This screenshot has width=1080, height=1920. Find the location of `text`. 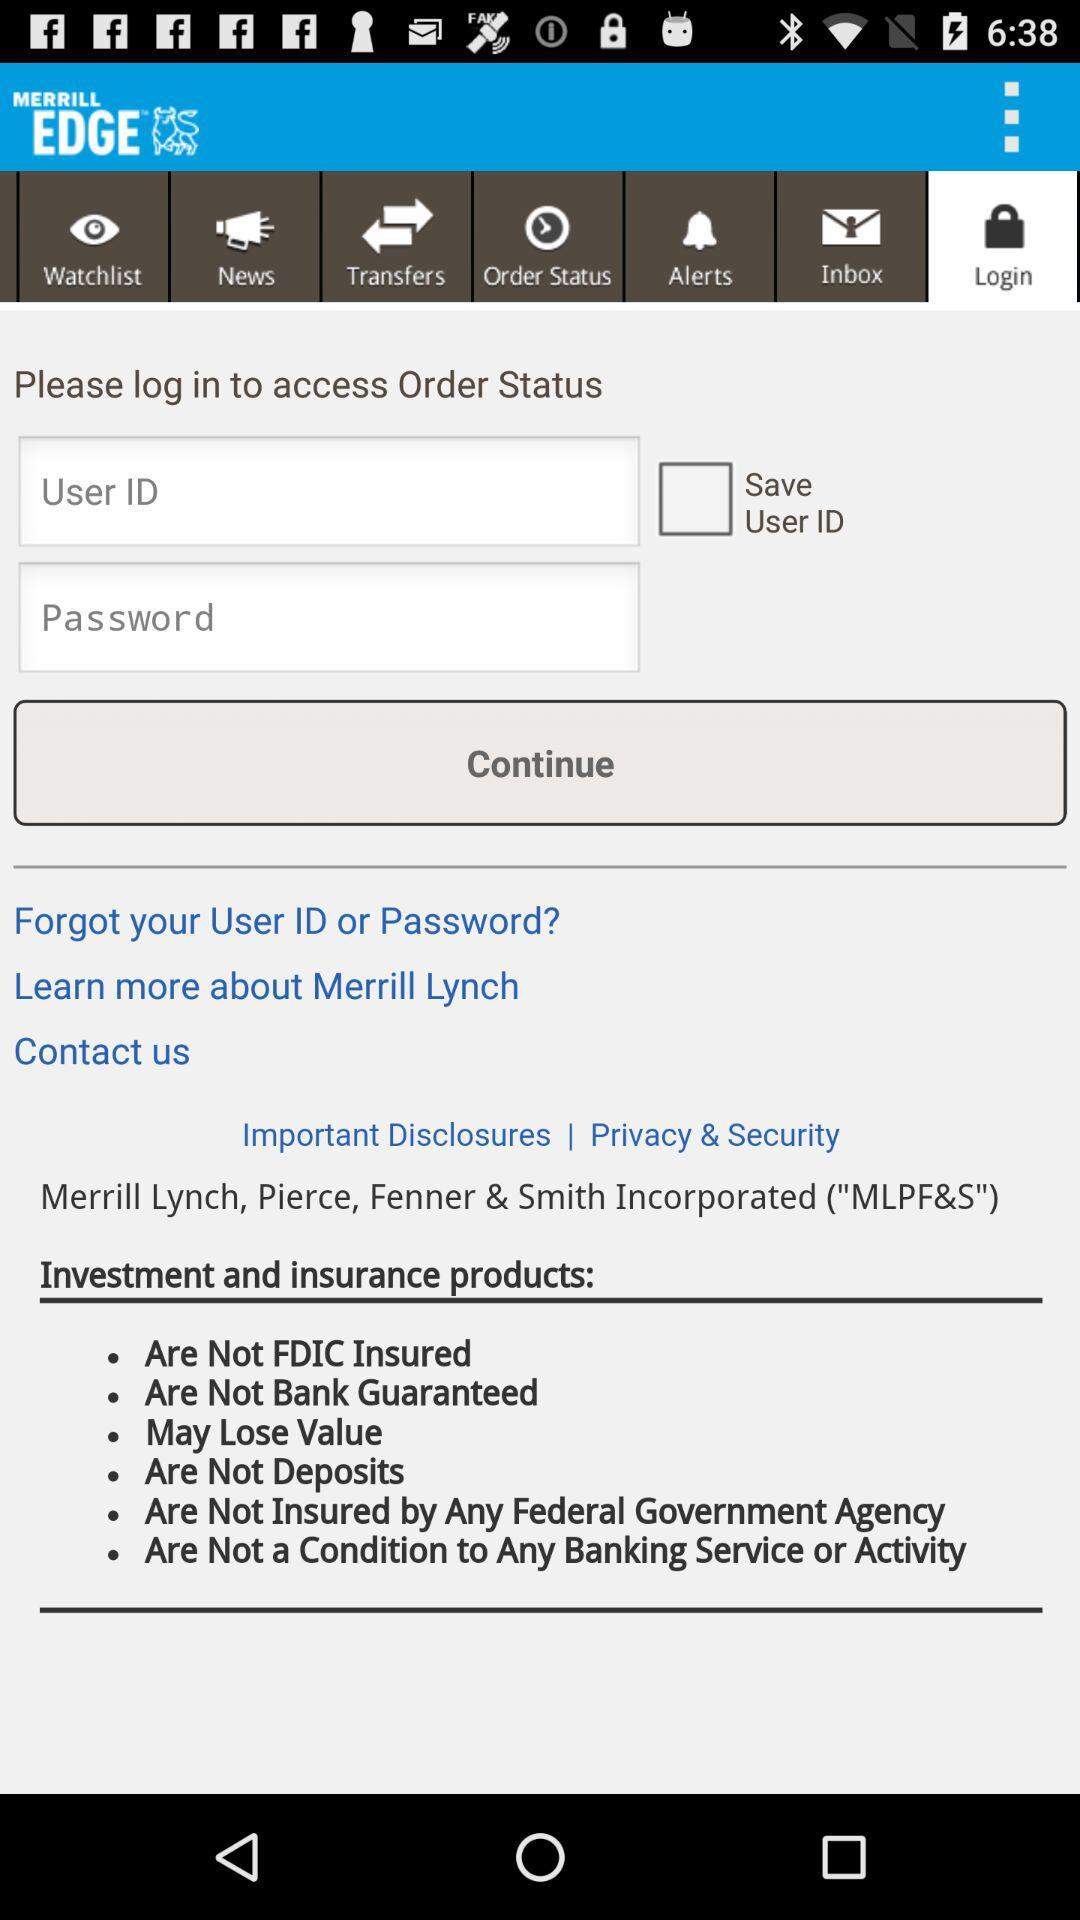

text is located at coordinates (328, 622).